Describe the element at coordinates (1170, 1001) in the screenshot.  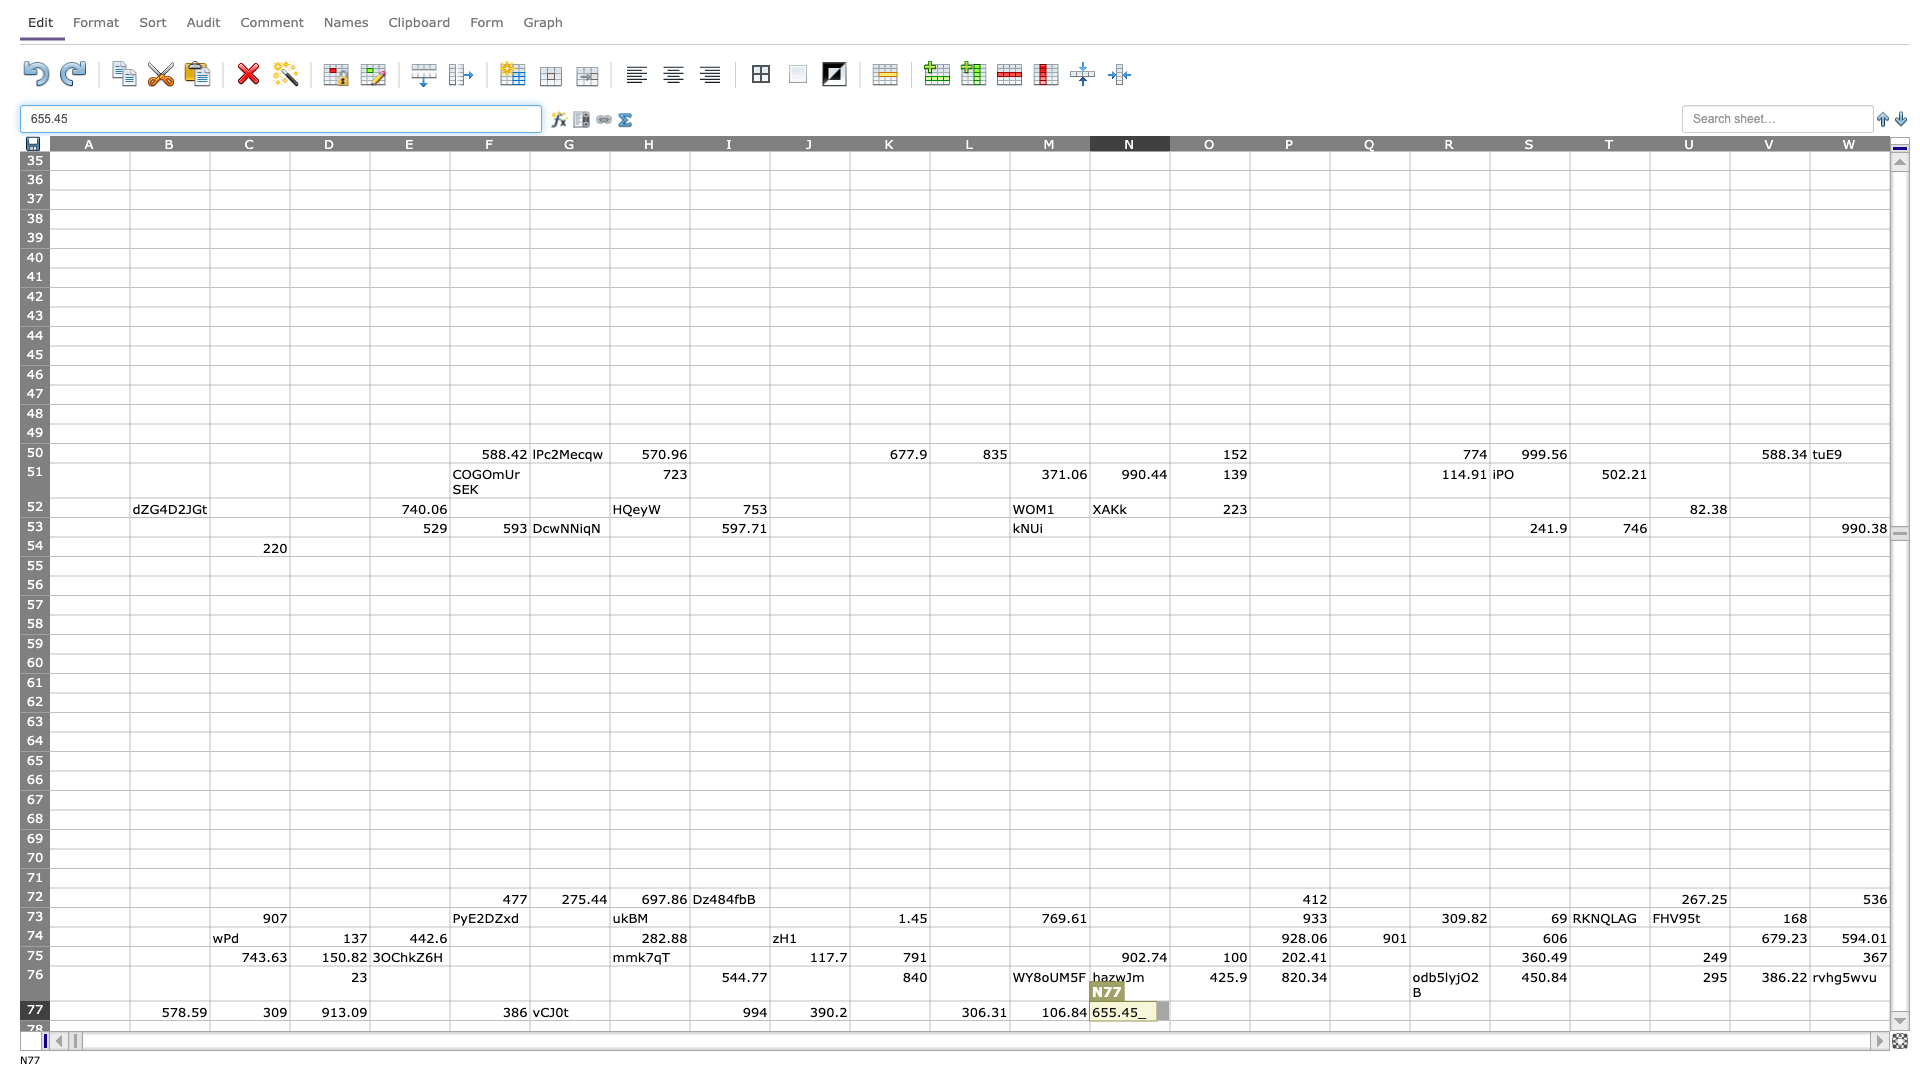
I see `top left at column O row 77` at that location.